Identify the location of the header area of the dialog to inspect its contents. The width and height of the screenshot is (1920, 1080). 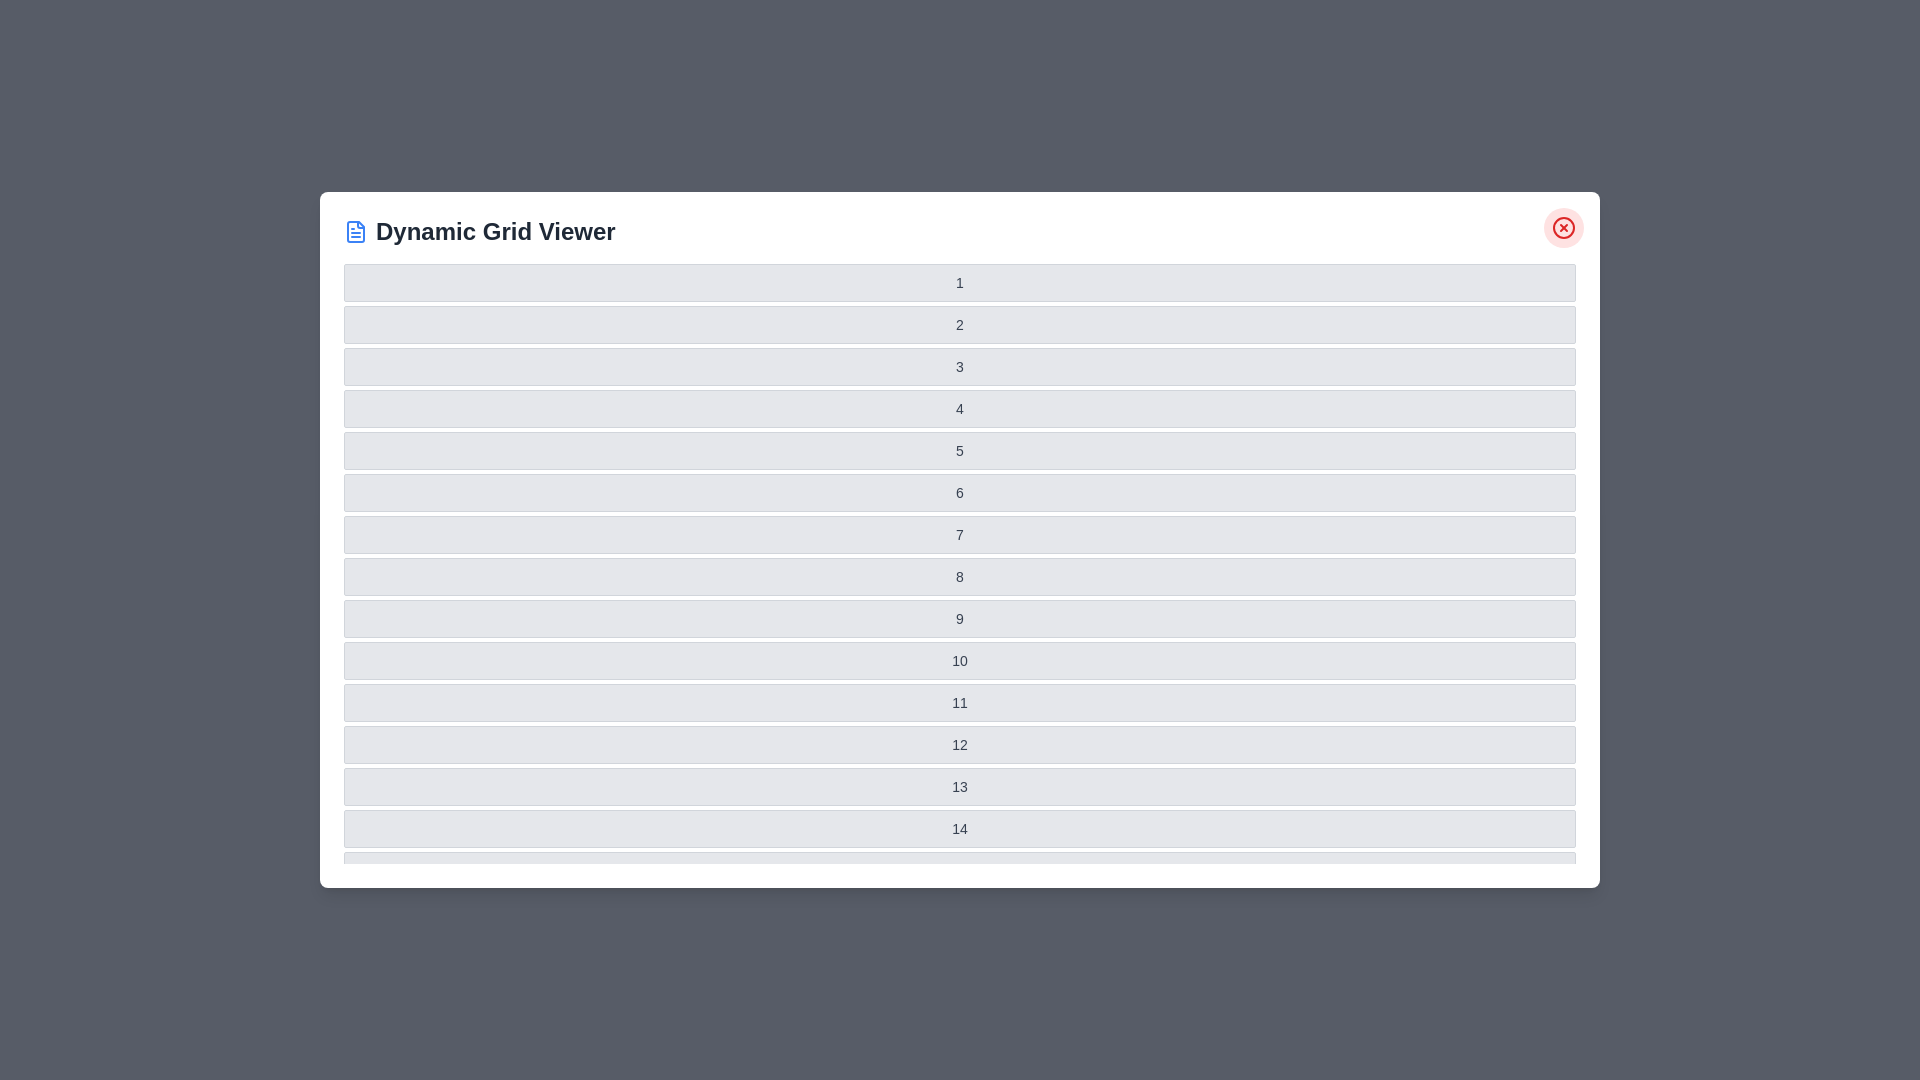
(960, 230).